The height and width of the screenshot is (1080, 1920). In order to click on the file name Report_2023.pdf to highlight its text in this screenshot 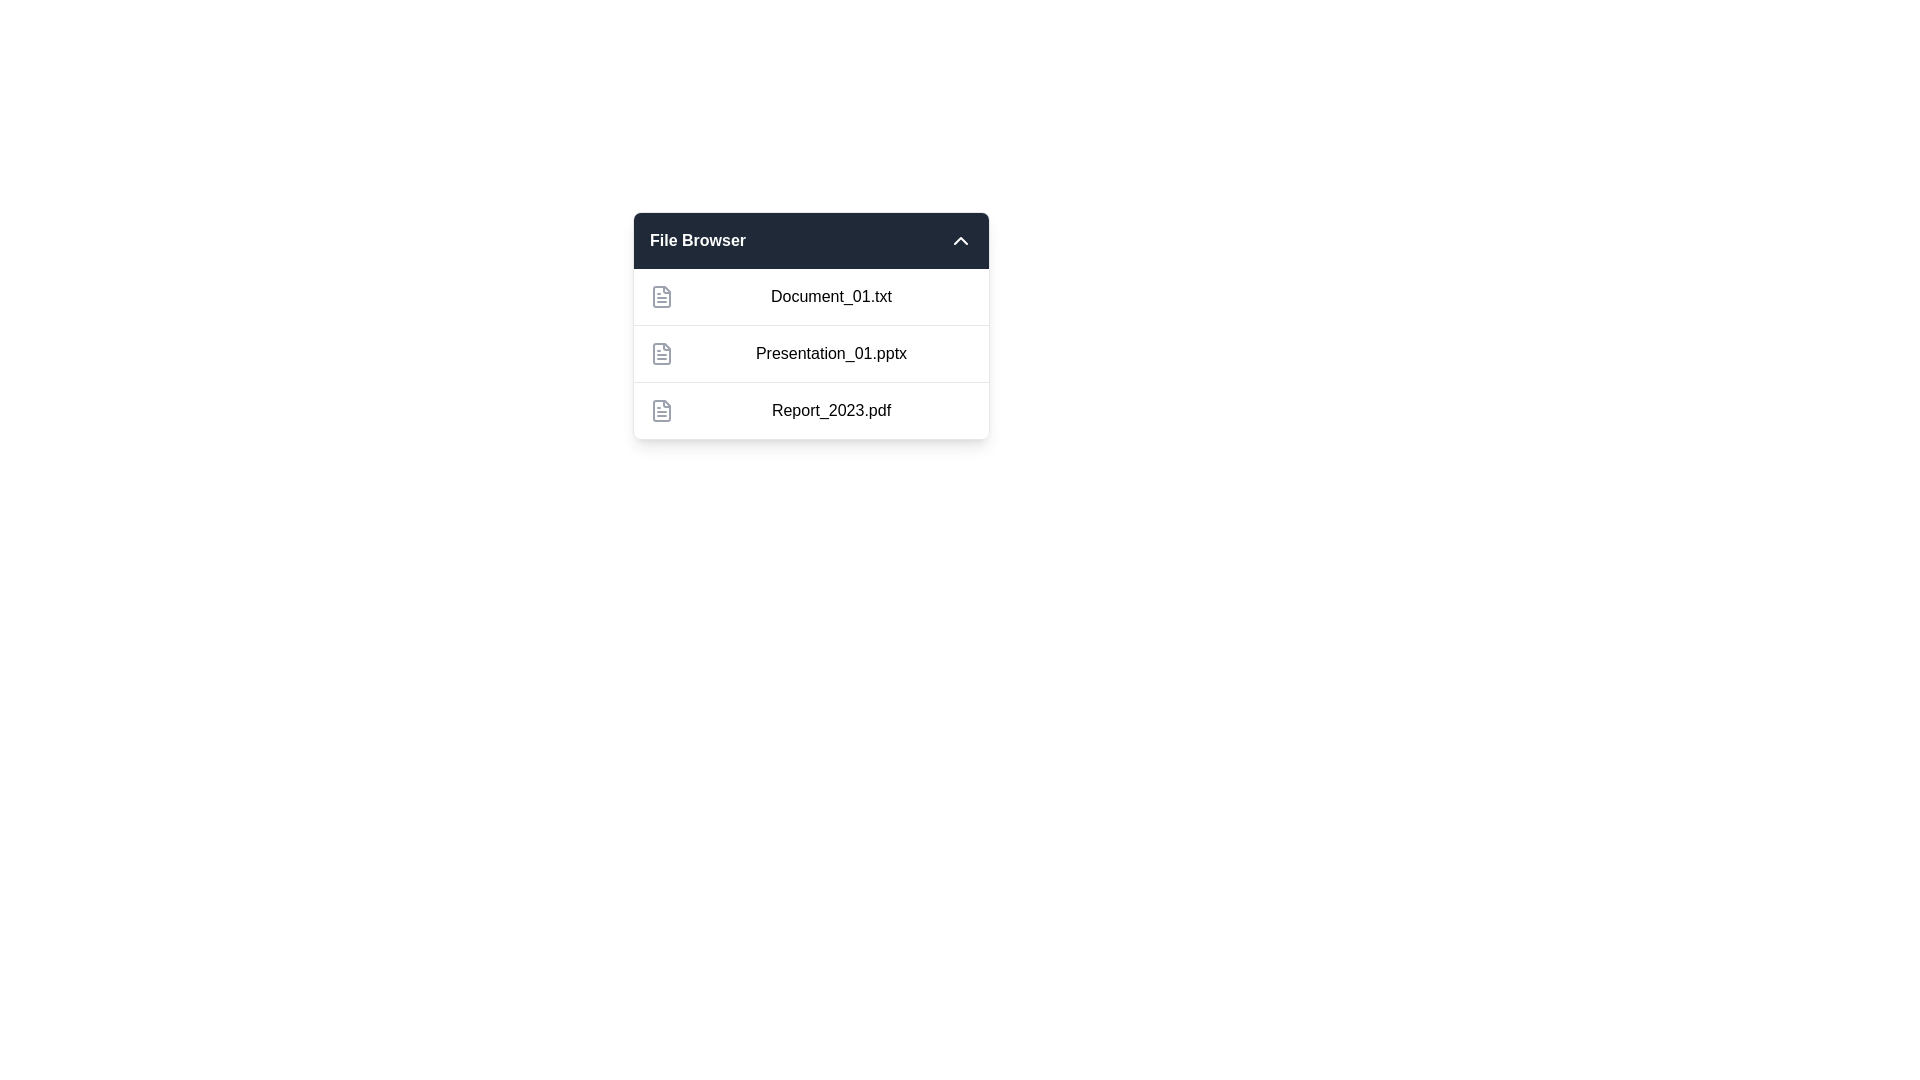, I will do `click(811, 409)`.